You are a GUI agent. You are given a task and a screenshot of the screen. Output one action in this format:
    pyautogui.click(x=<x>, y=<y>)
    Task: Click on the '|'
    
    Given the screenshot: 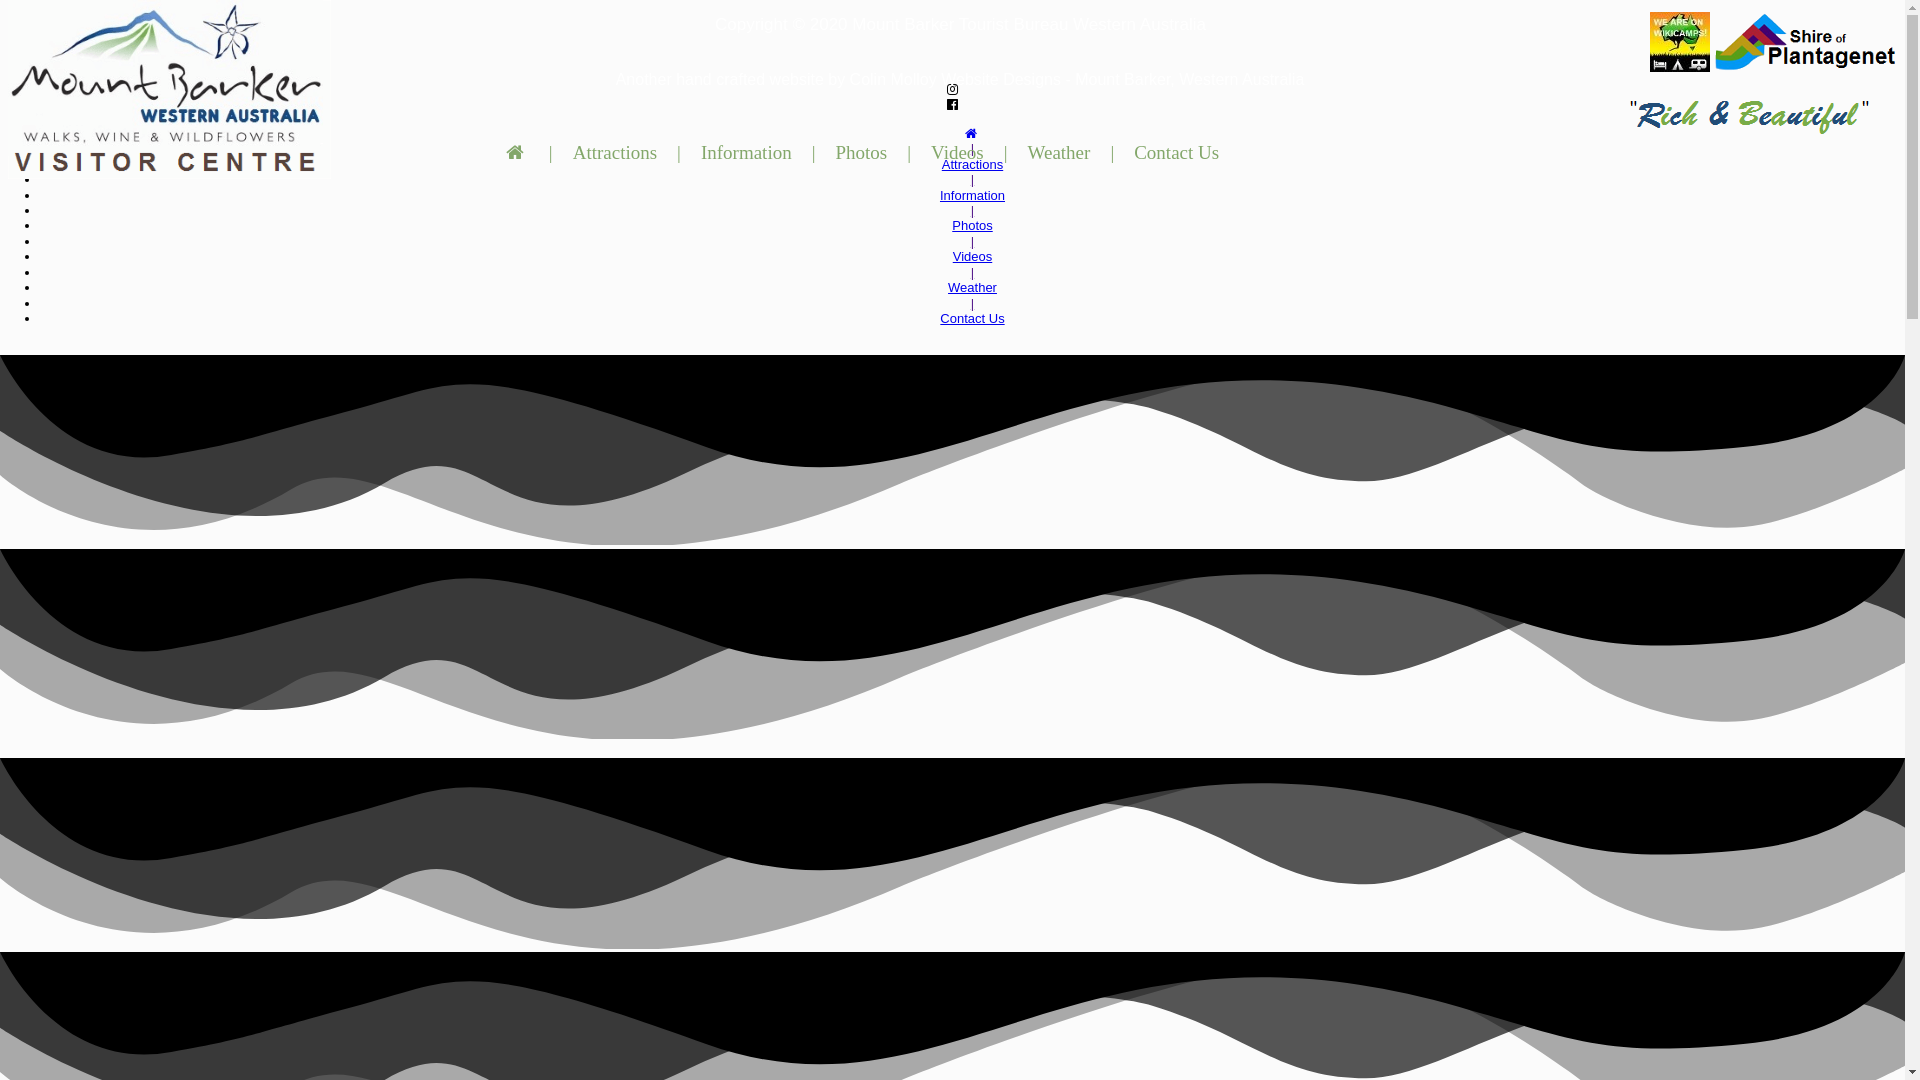 What is the action you would take?
    pyautogui.click(x=972, y=147)
    